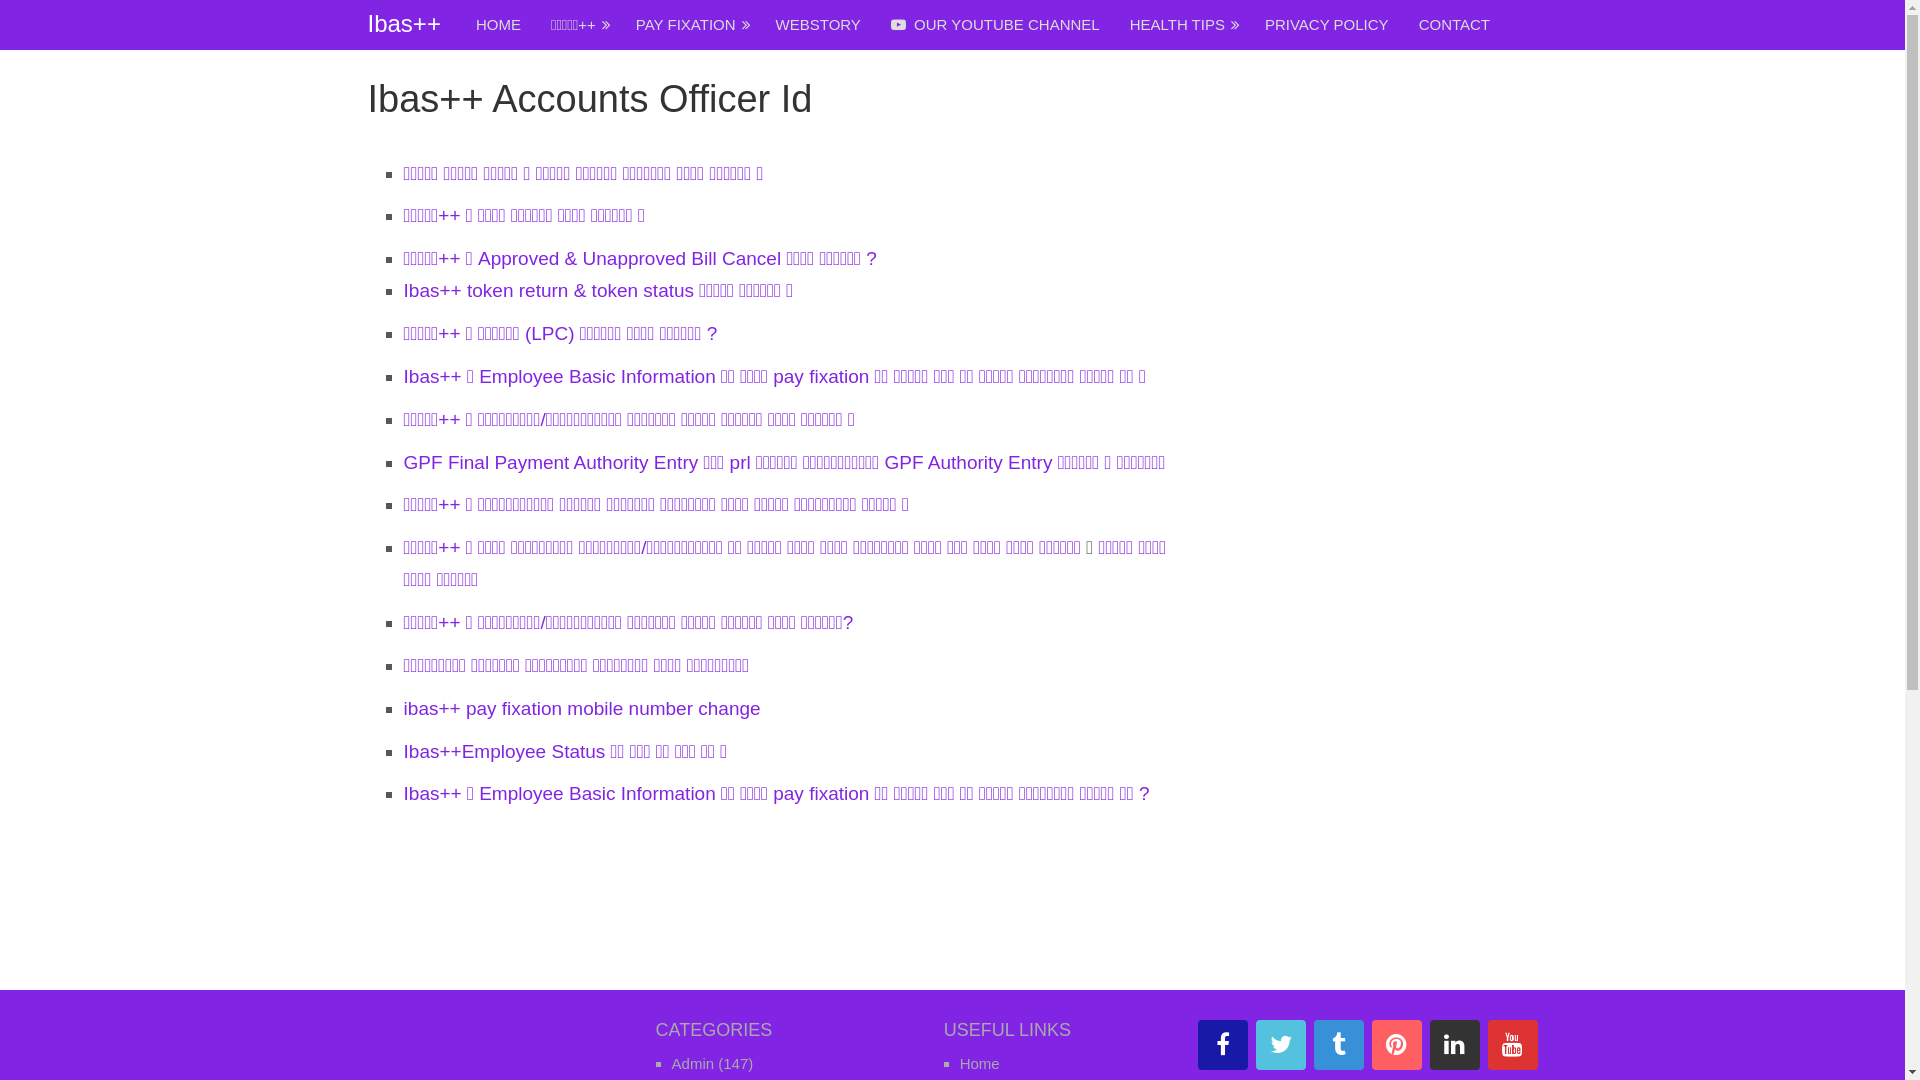 The height and width of the screenshot is (1080, 1920). Describe the element at coordinates (403, 23) in the screenshot. I see `'Ibas++'` at that location.